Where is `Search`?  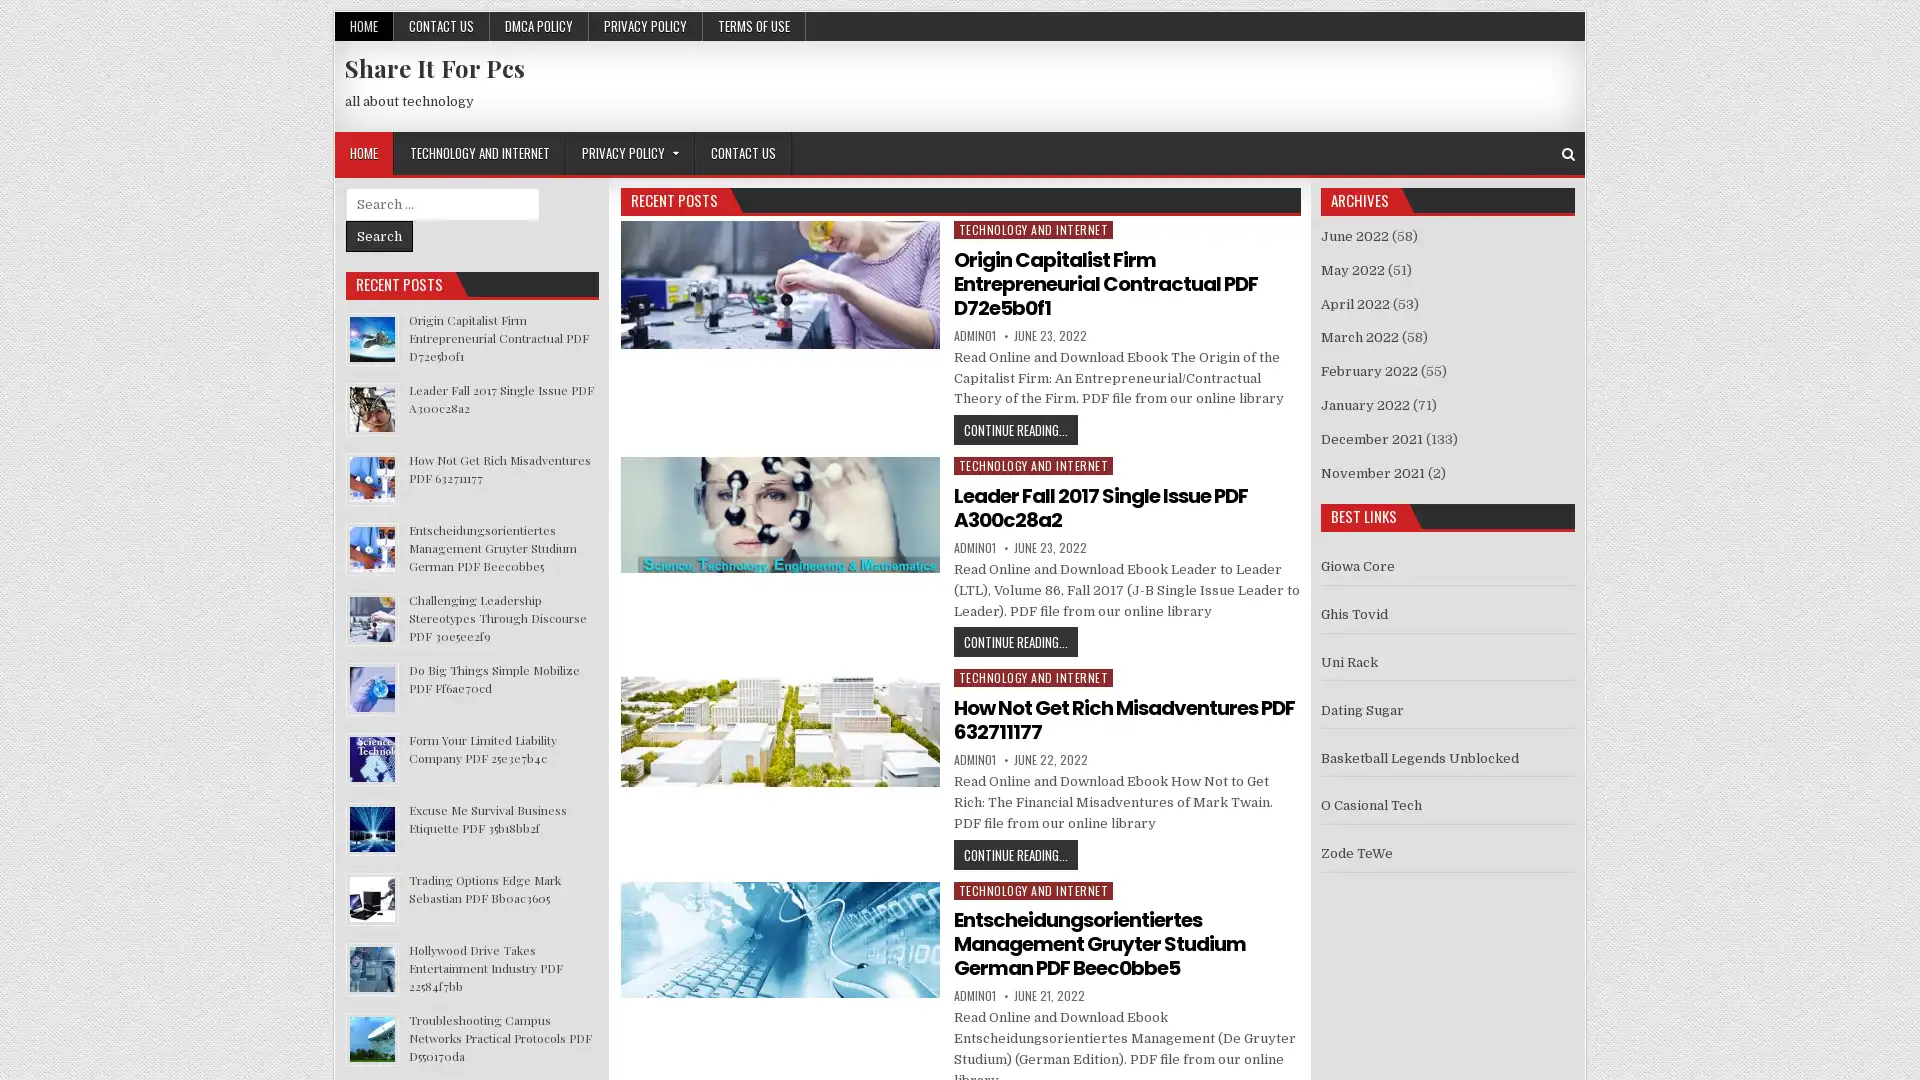
Search is located at coordinates (378, 235).